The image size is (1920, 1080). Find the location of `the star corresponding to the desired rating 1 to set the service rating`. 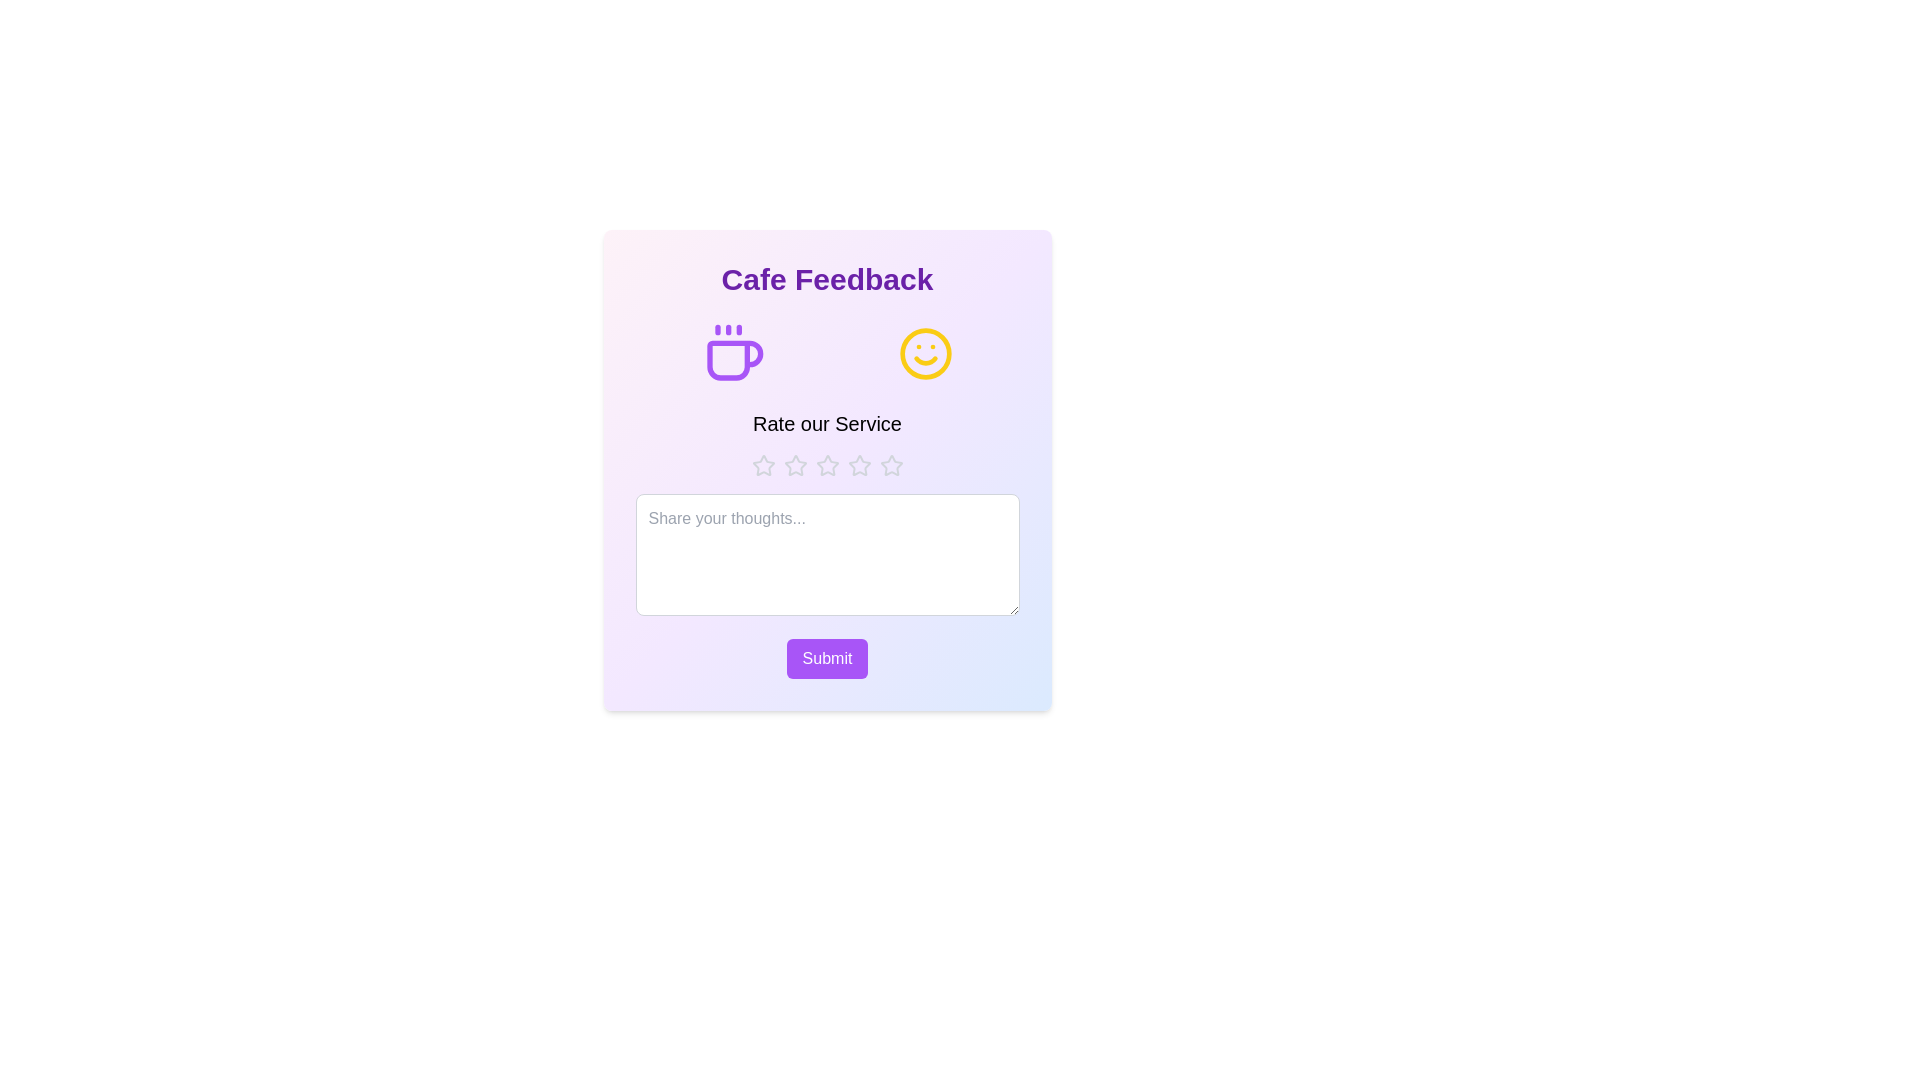

the star corresponding to the desired rating 1 to set the service rating is located at coordinates (762, 466).